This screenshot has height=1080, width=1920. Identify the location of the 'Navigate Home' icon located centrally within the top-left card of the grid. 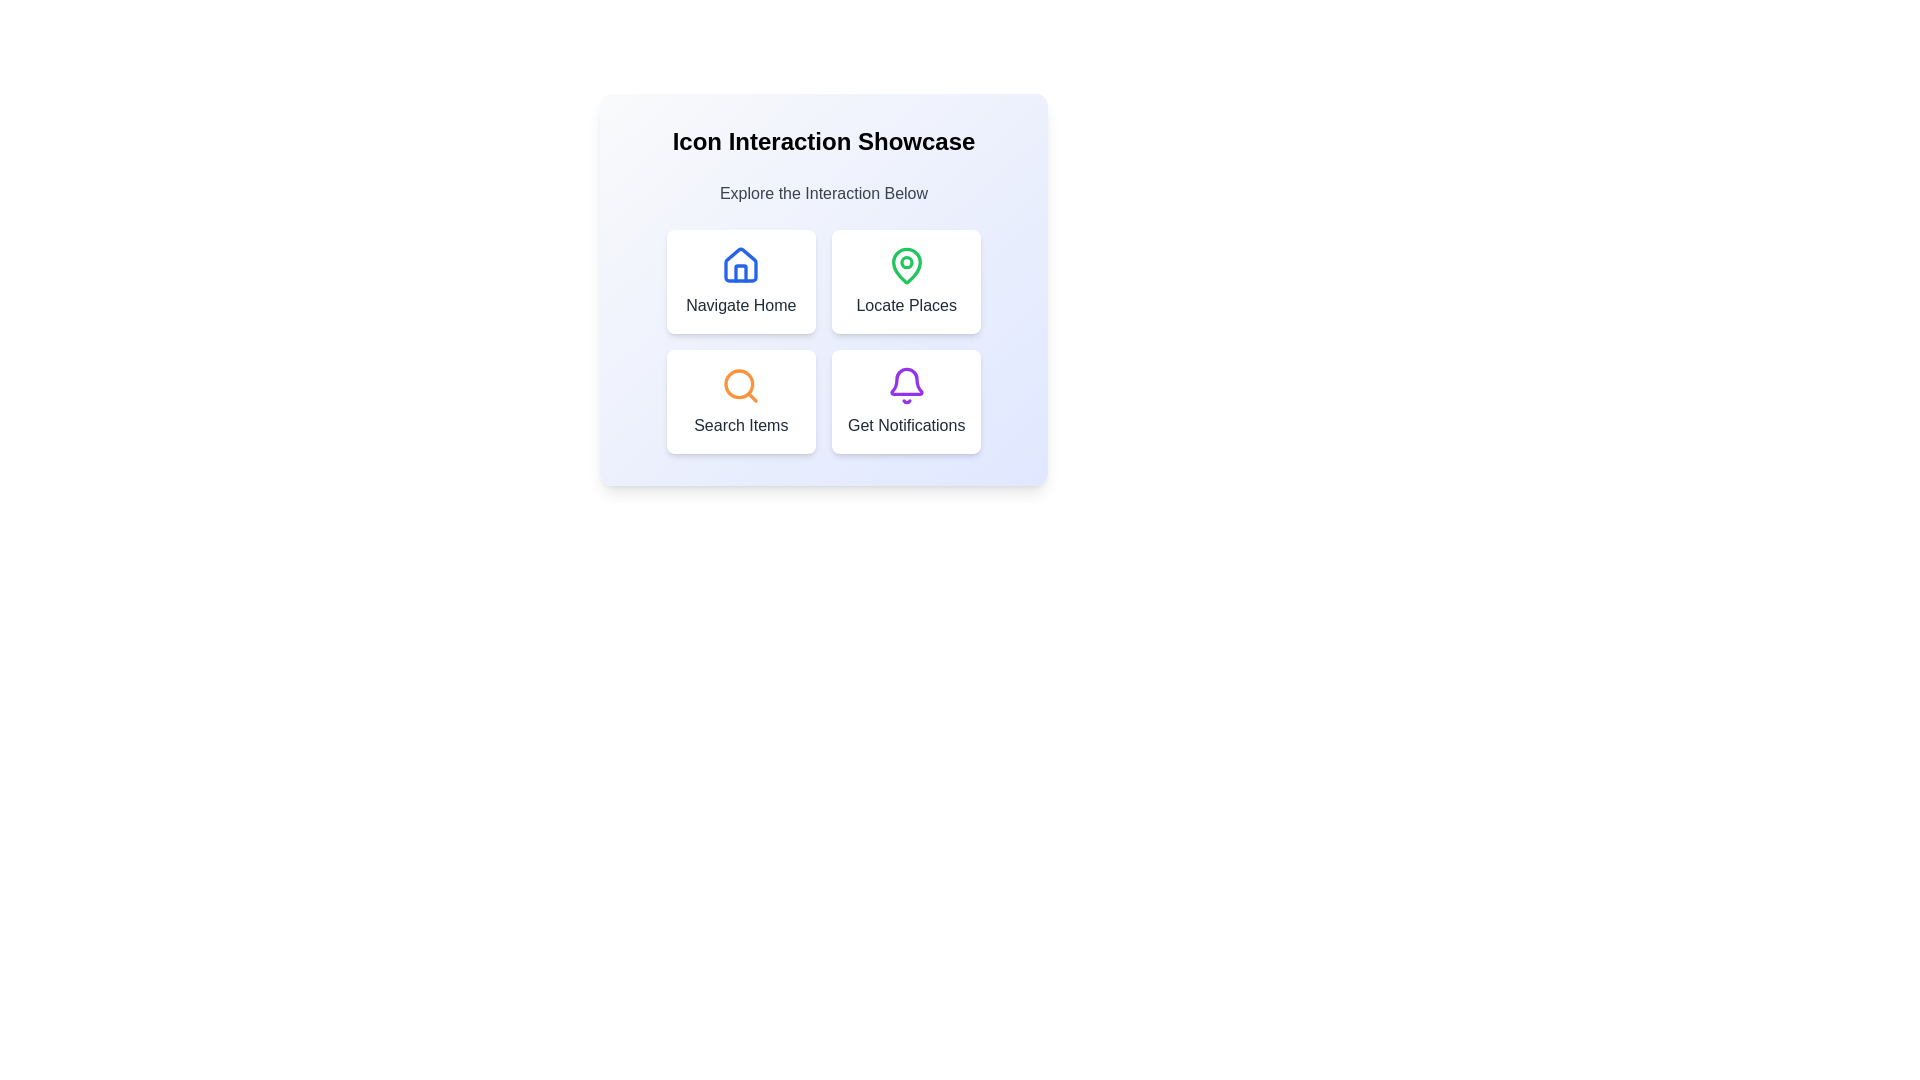
(740, 265).